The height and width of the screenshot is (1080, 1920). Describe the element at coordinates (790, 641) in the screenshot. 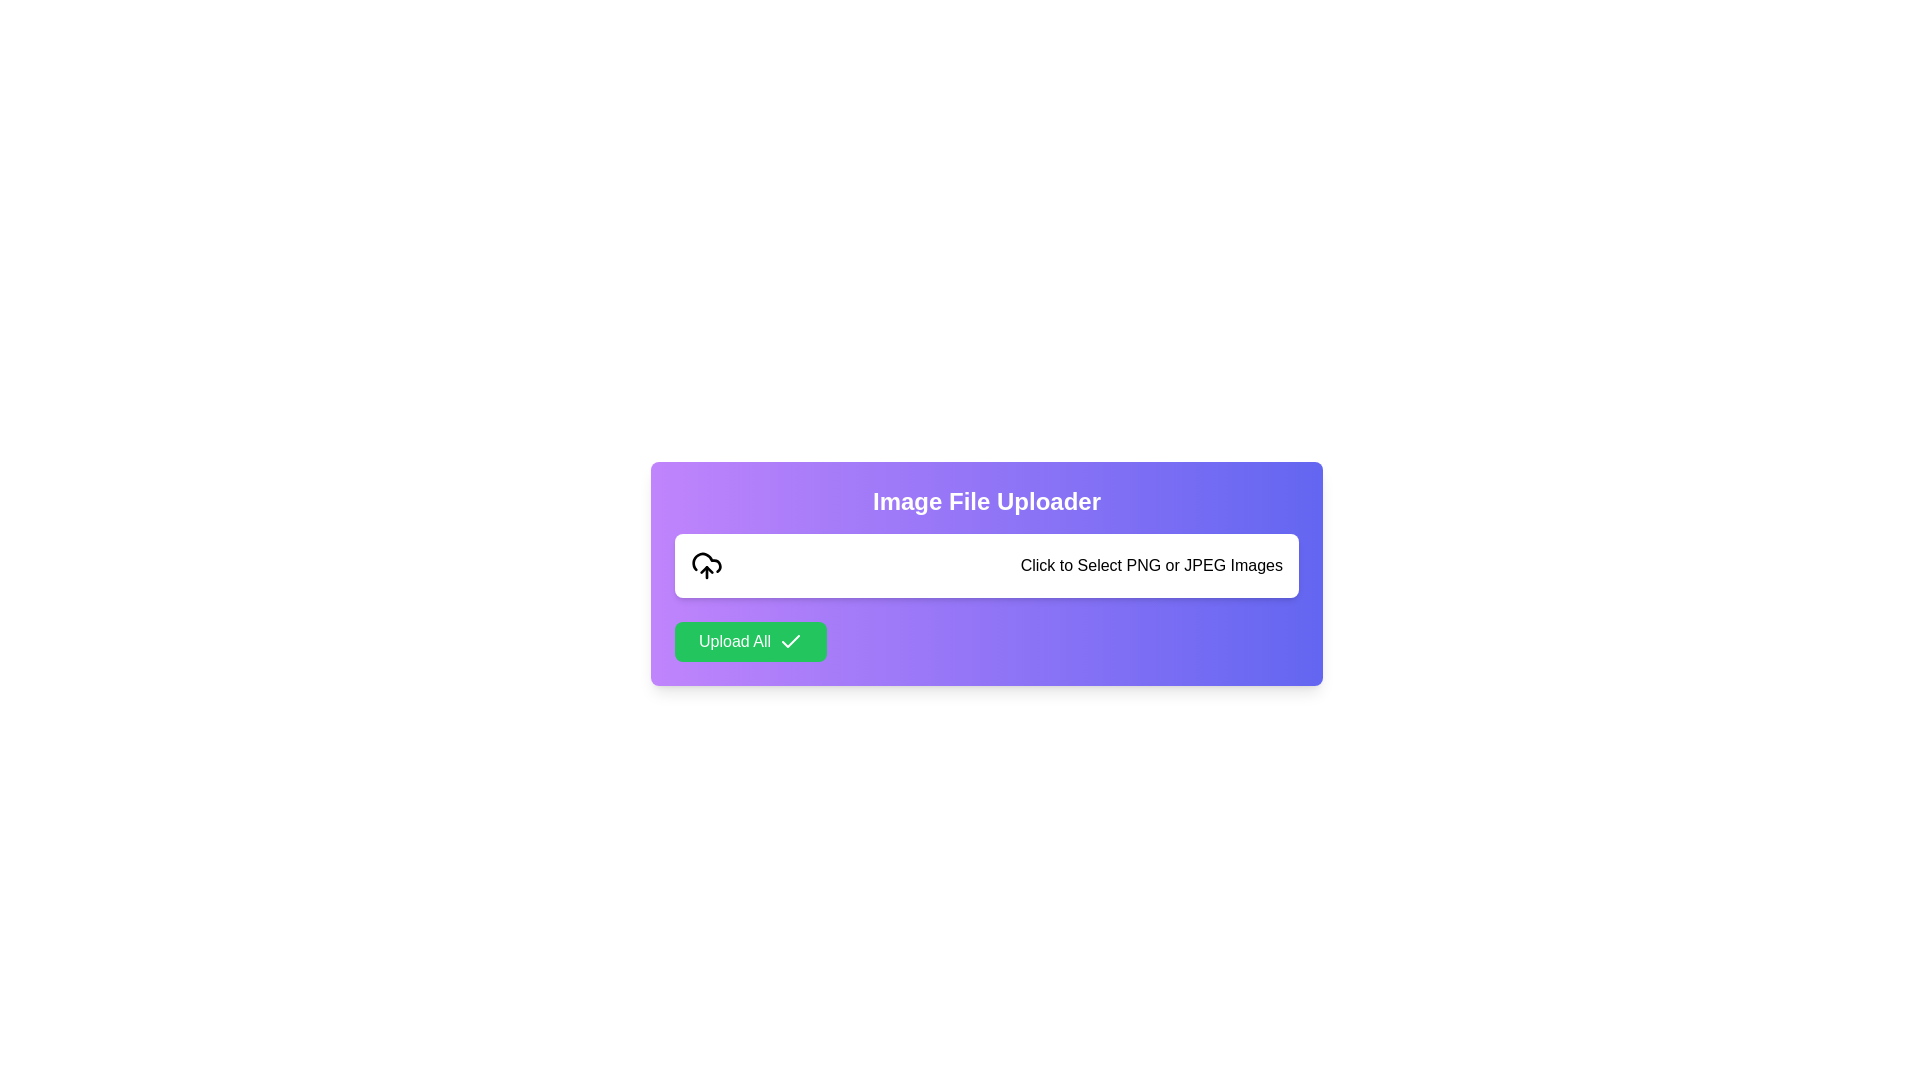

I see `the checkmark icon located on the right side of the 'Upload All' button within the green button in the bottom left of the gradient card area titled 'Image File Uploader'` at that location.